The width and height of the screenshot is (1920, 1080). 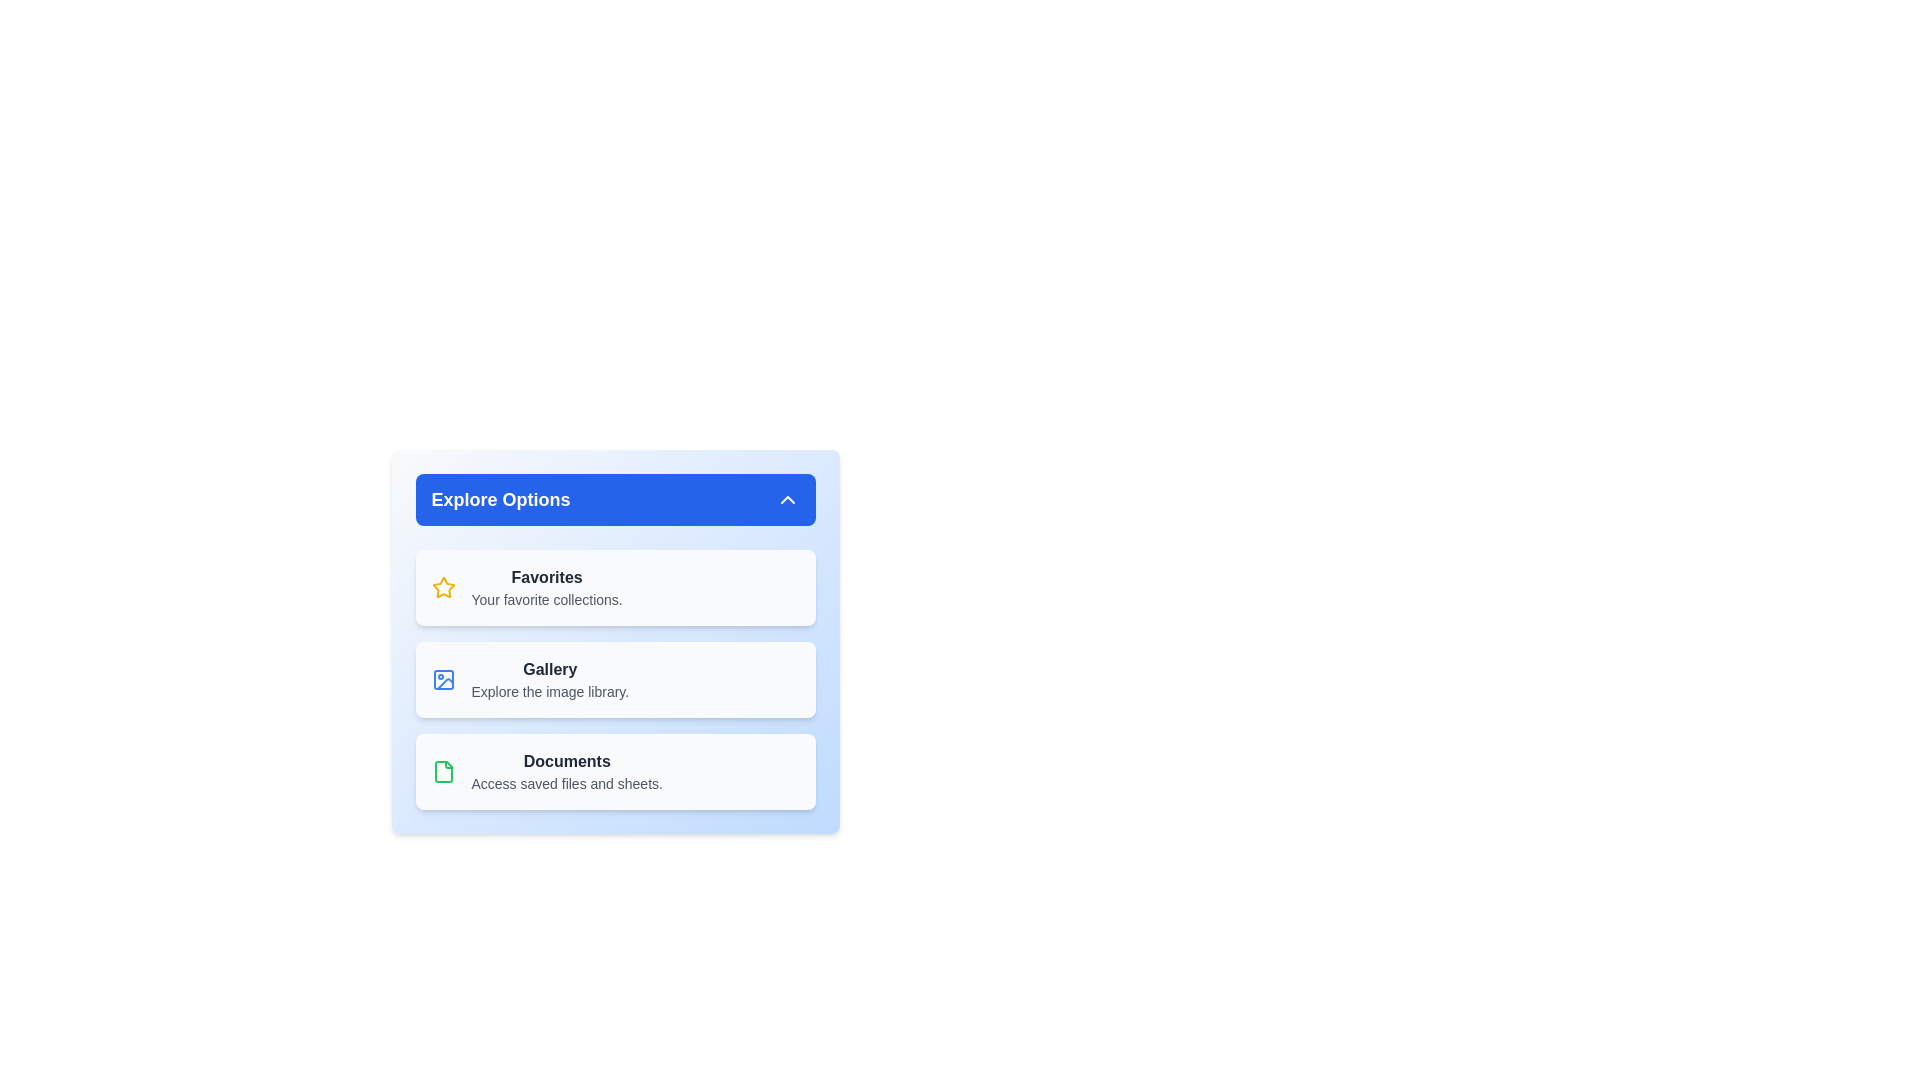 What do you see at coordinates (444, 682) in the screenshot?
I see `the blue icon representing the image feature located in the center of the blue rectangular 'Gallery' button` at bounding box center [444, 682].